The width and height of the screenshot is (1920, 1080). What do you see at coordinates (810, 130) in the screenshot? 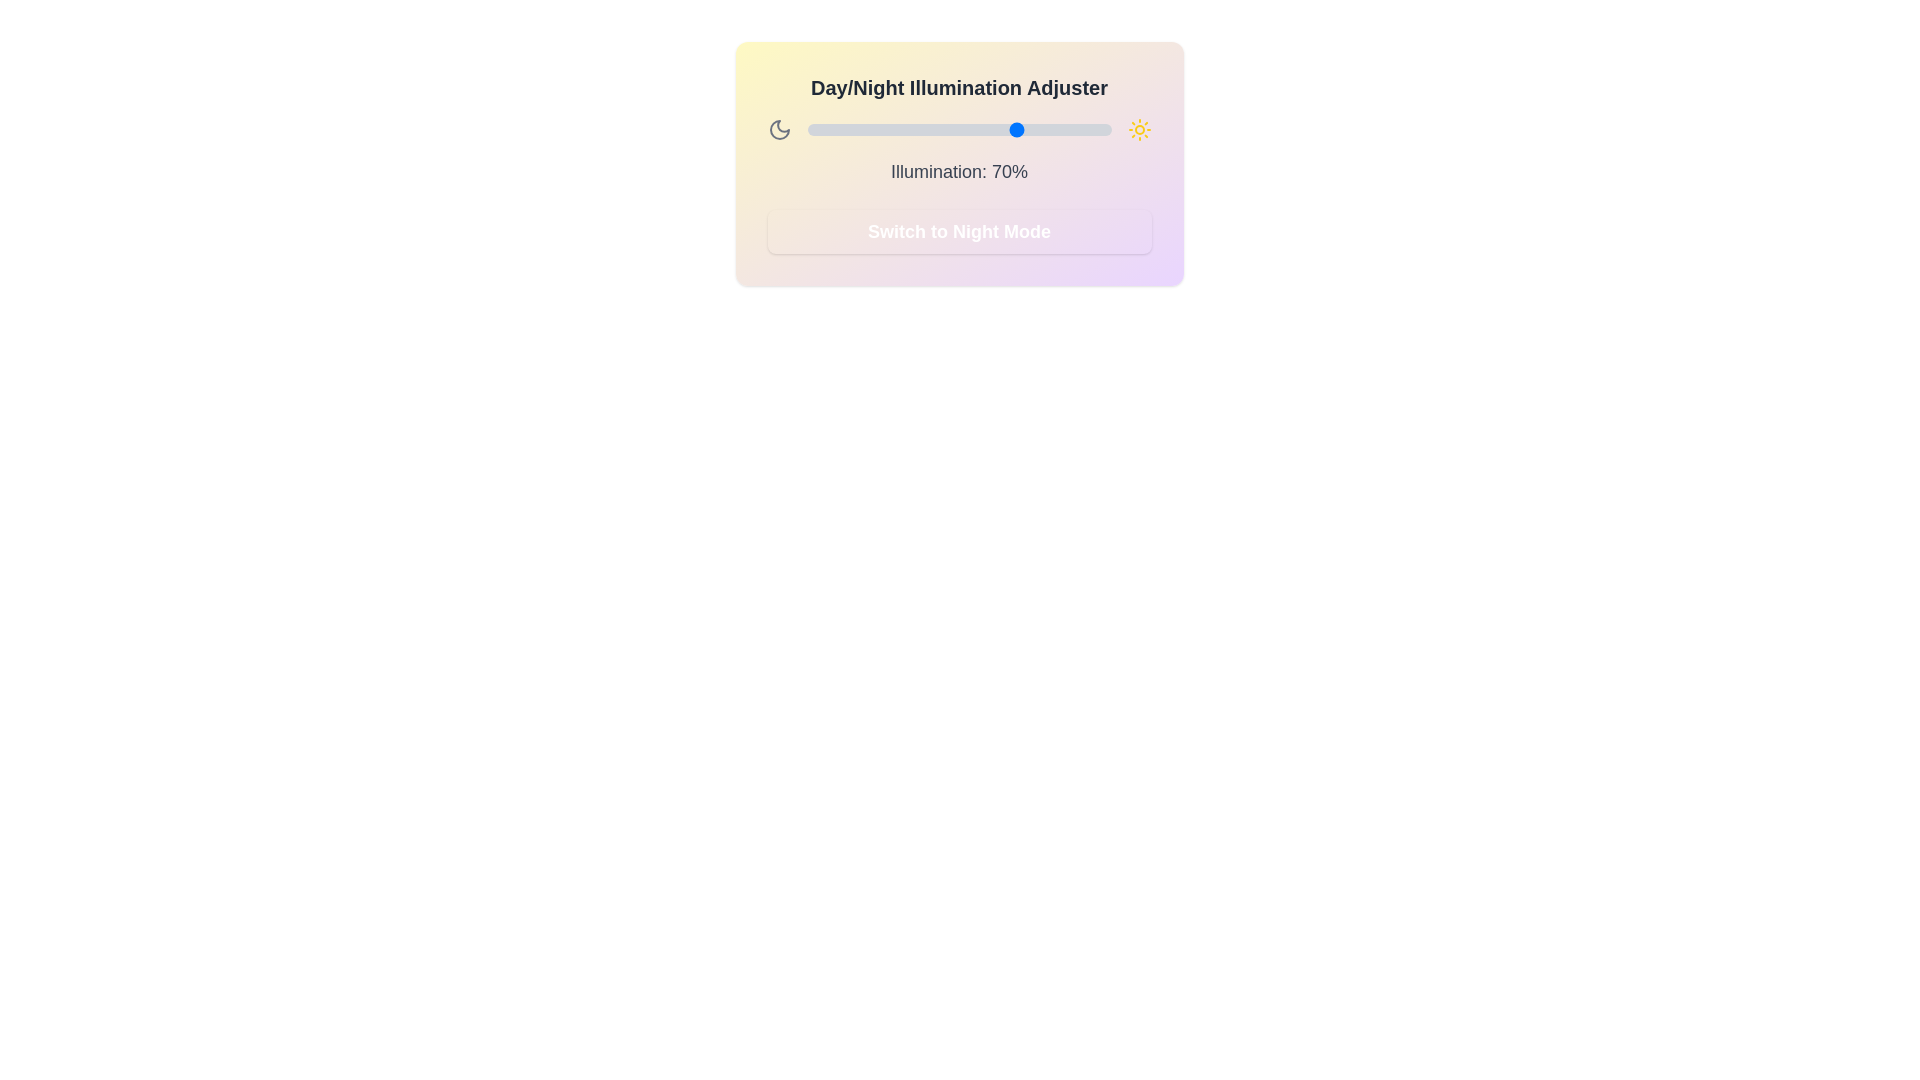
I see `the illumination level to 1% by dragging the slider` at bounding box center [810, 130].